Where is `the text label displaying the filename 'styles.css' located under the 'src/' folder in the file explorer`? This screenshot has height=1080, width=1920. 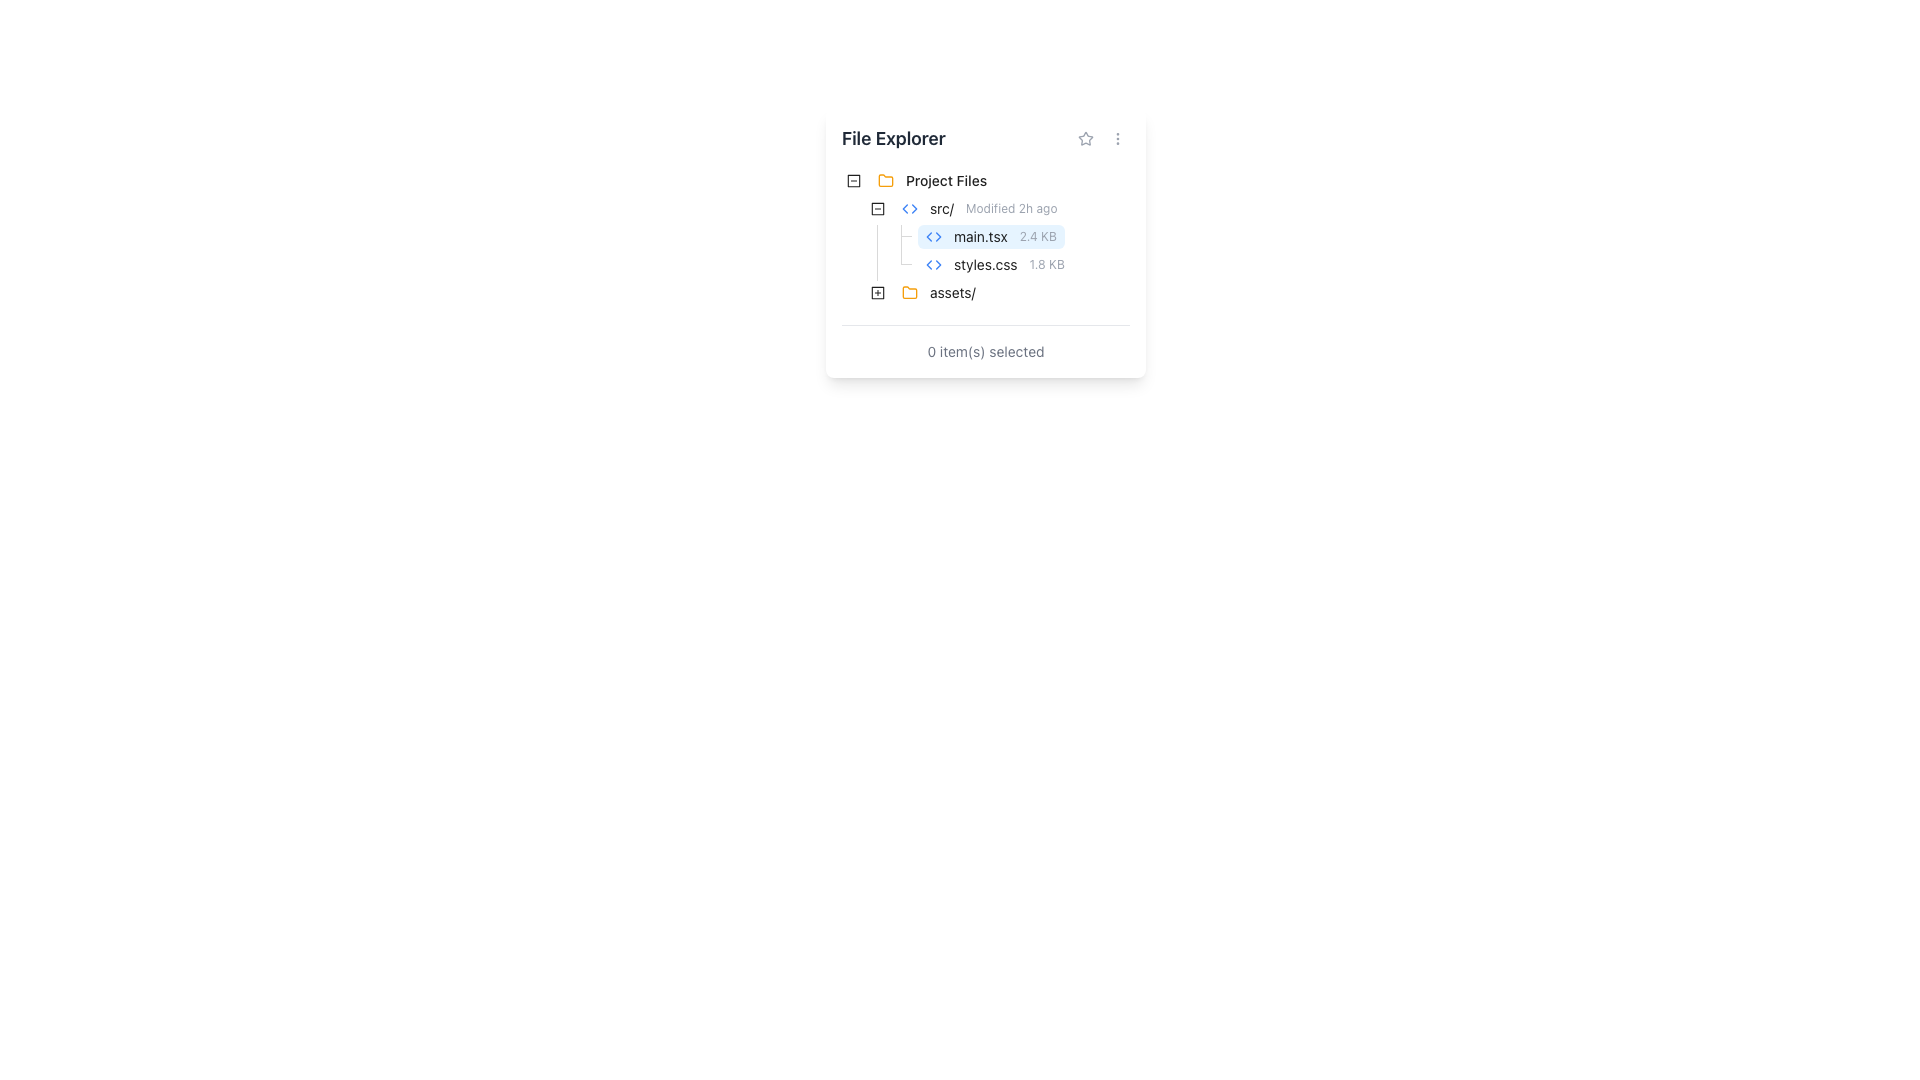 the text label displaying the filename 'styles.css' located under the 'src/' folder in the file explorer is located at coordinates (985, 264).